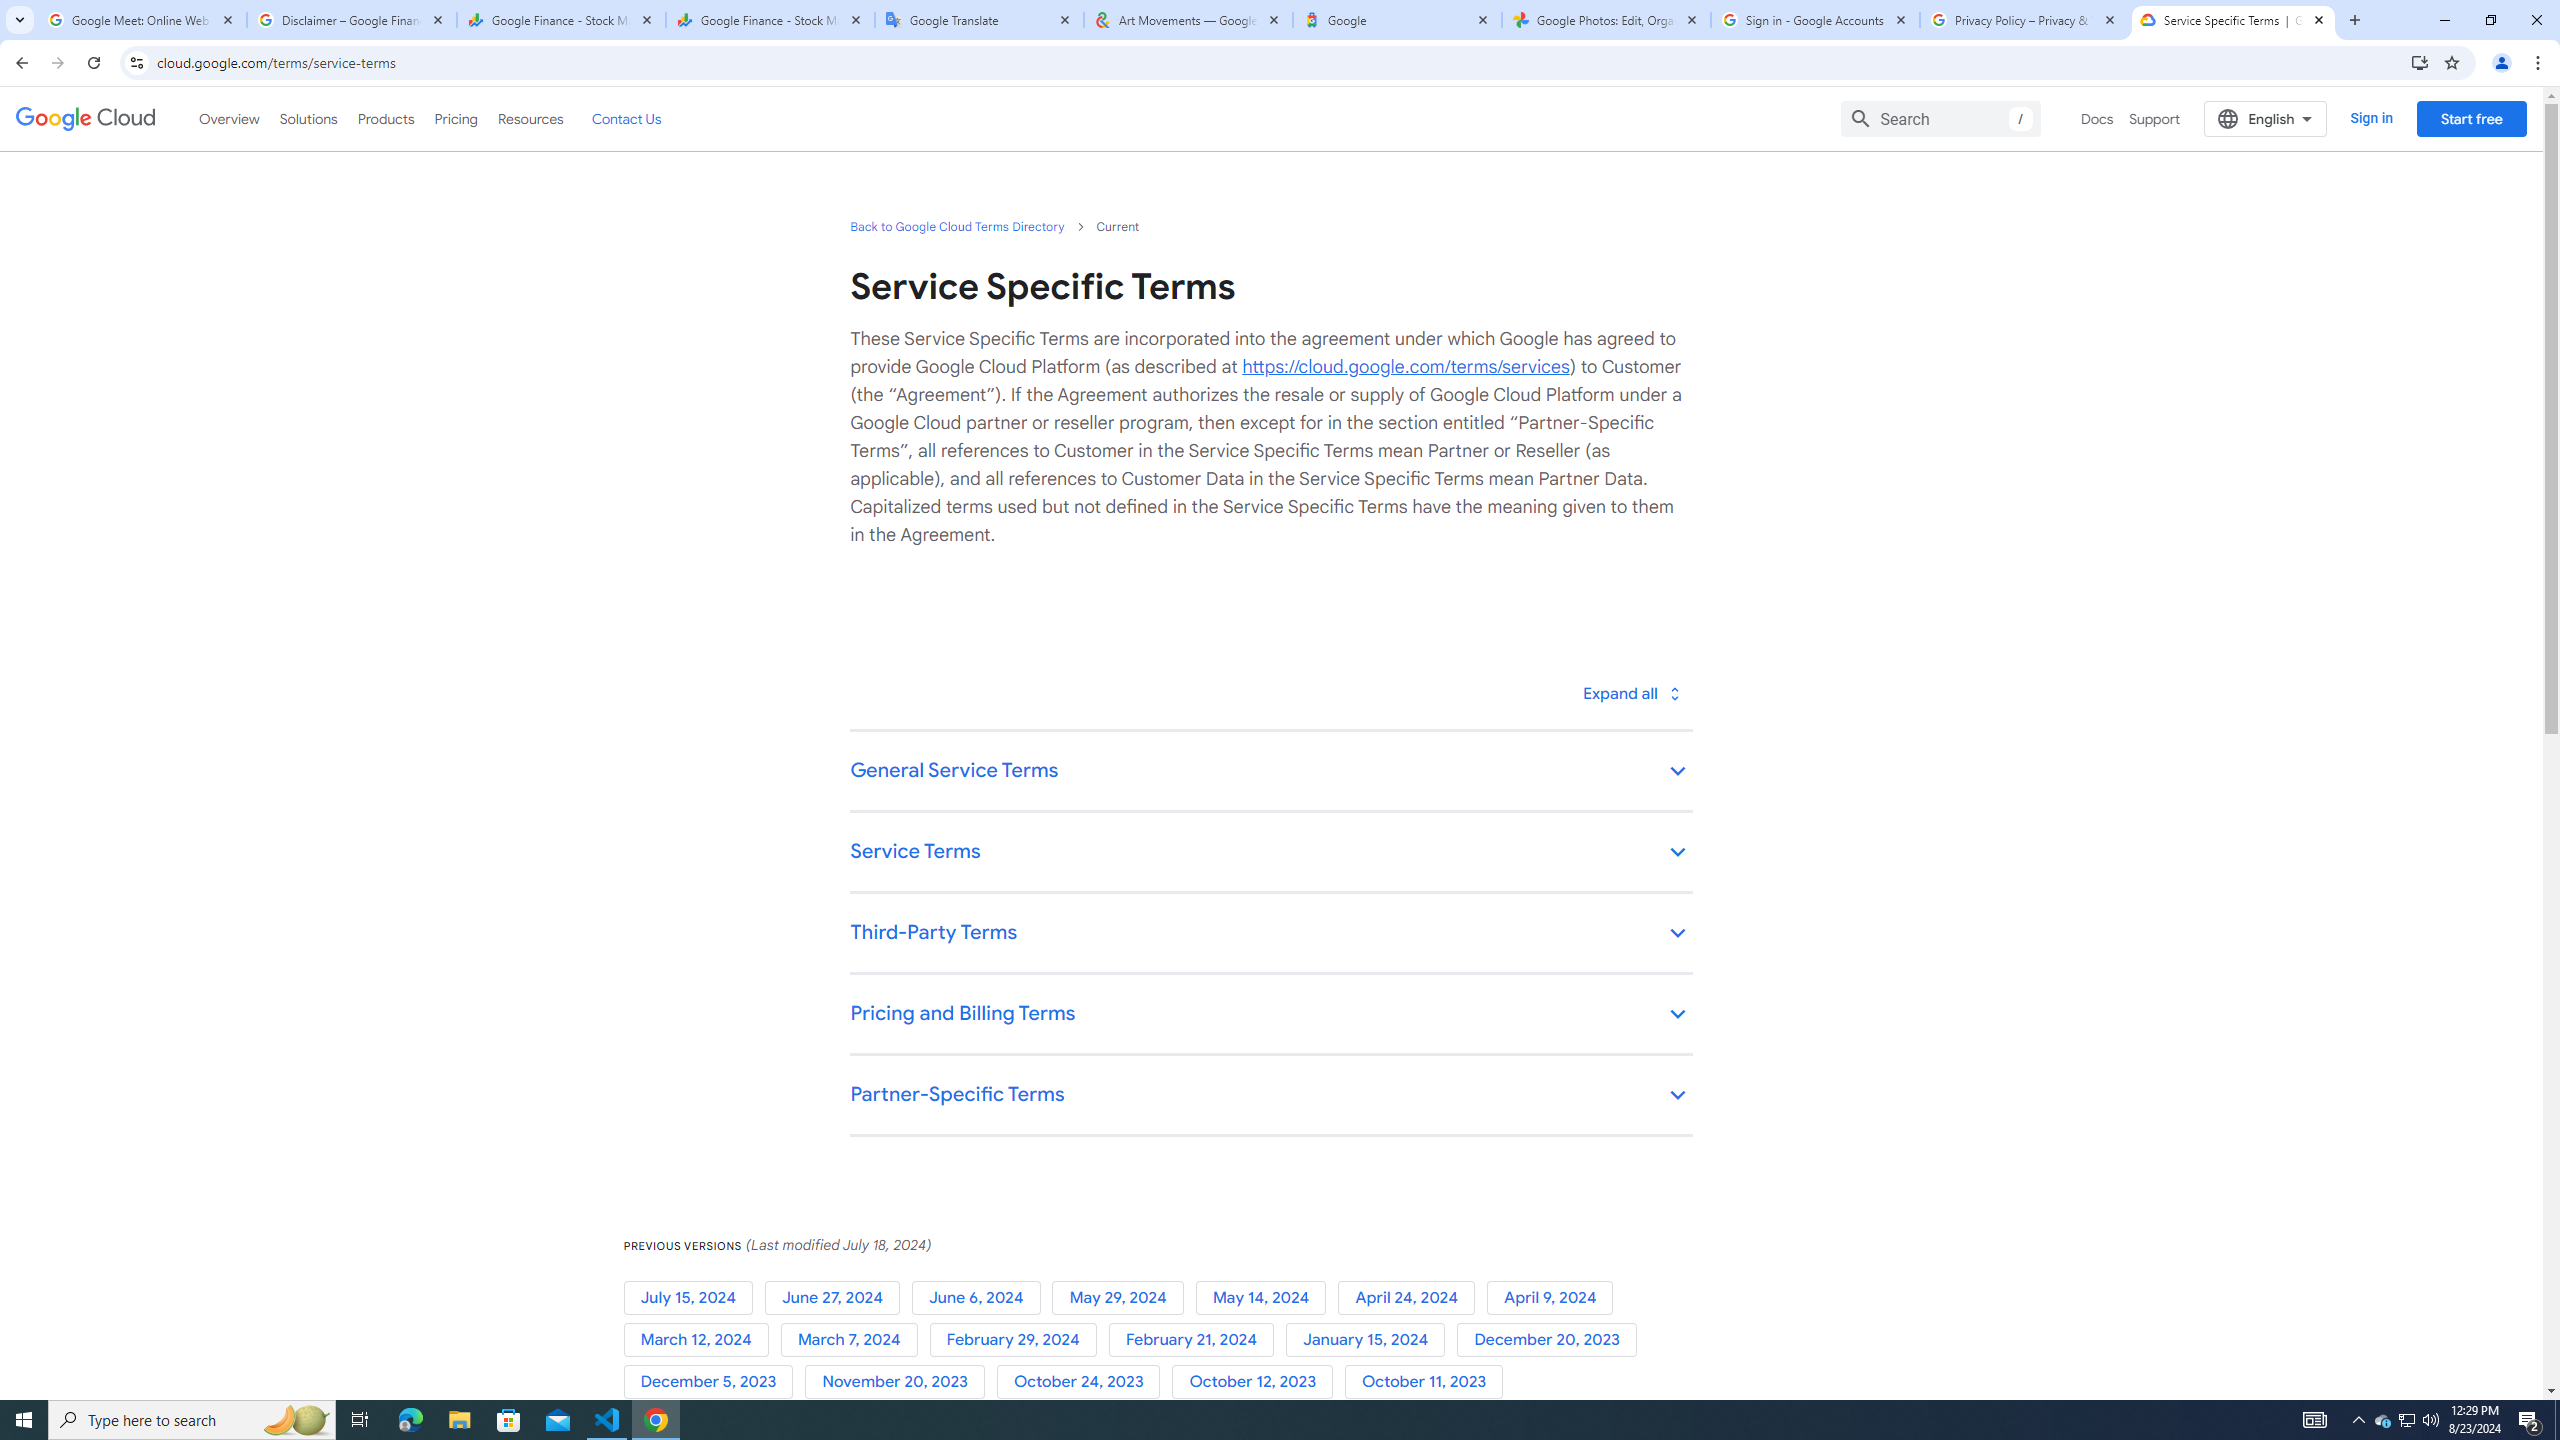 The image size is (2560, 1440). I want to click on 'Back to Google Cloud Terms Directory', so click(957, 225).